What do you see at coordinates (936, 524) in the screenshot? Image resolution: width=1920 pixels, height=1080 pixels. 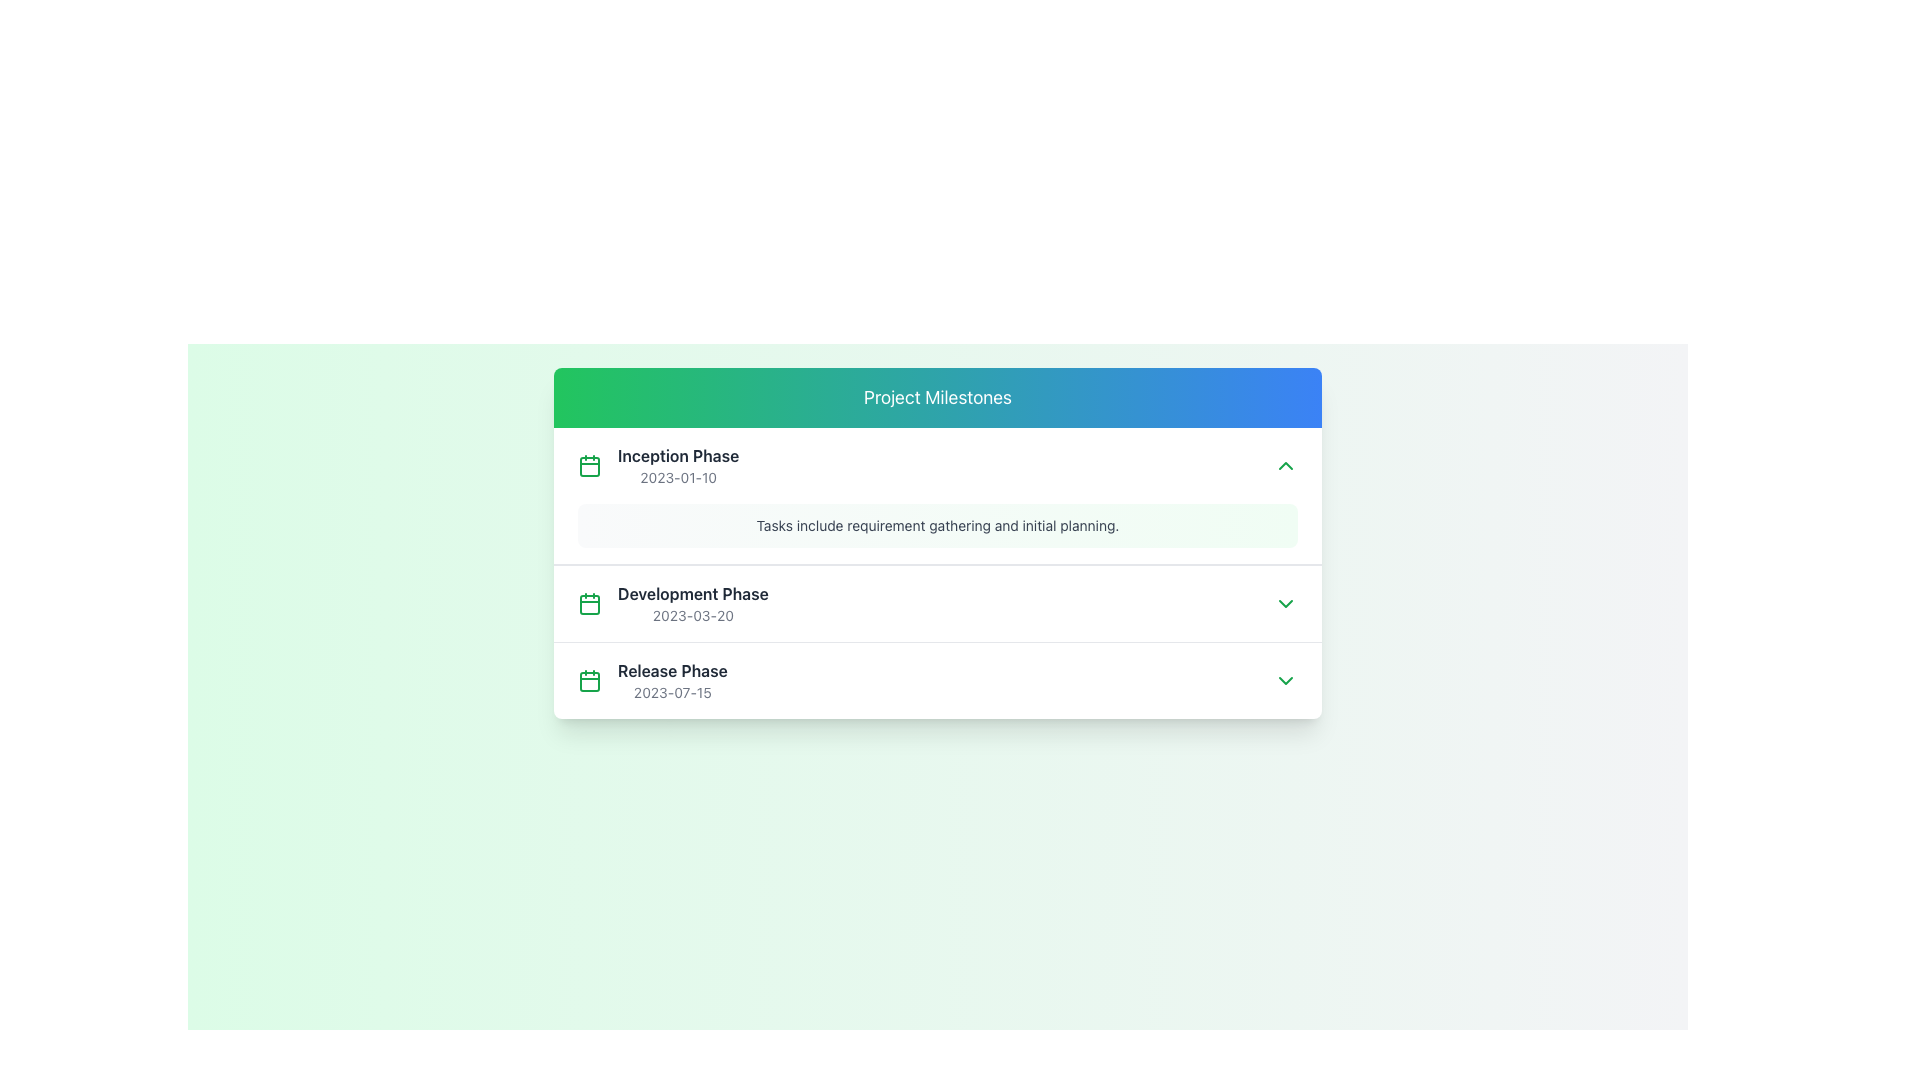 I see `the descriptive text label that provides additional details about the tasks included in the 'Inception Phase', located centrally underneath the title and date in the 'Project Milestones' interface` at bounding box center [936, 524].